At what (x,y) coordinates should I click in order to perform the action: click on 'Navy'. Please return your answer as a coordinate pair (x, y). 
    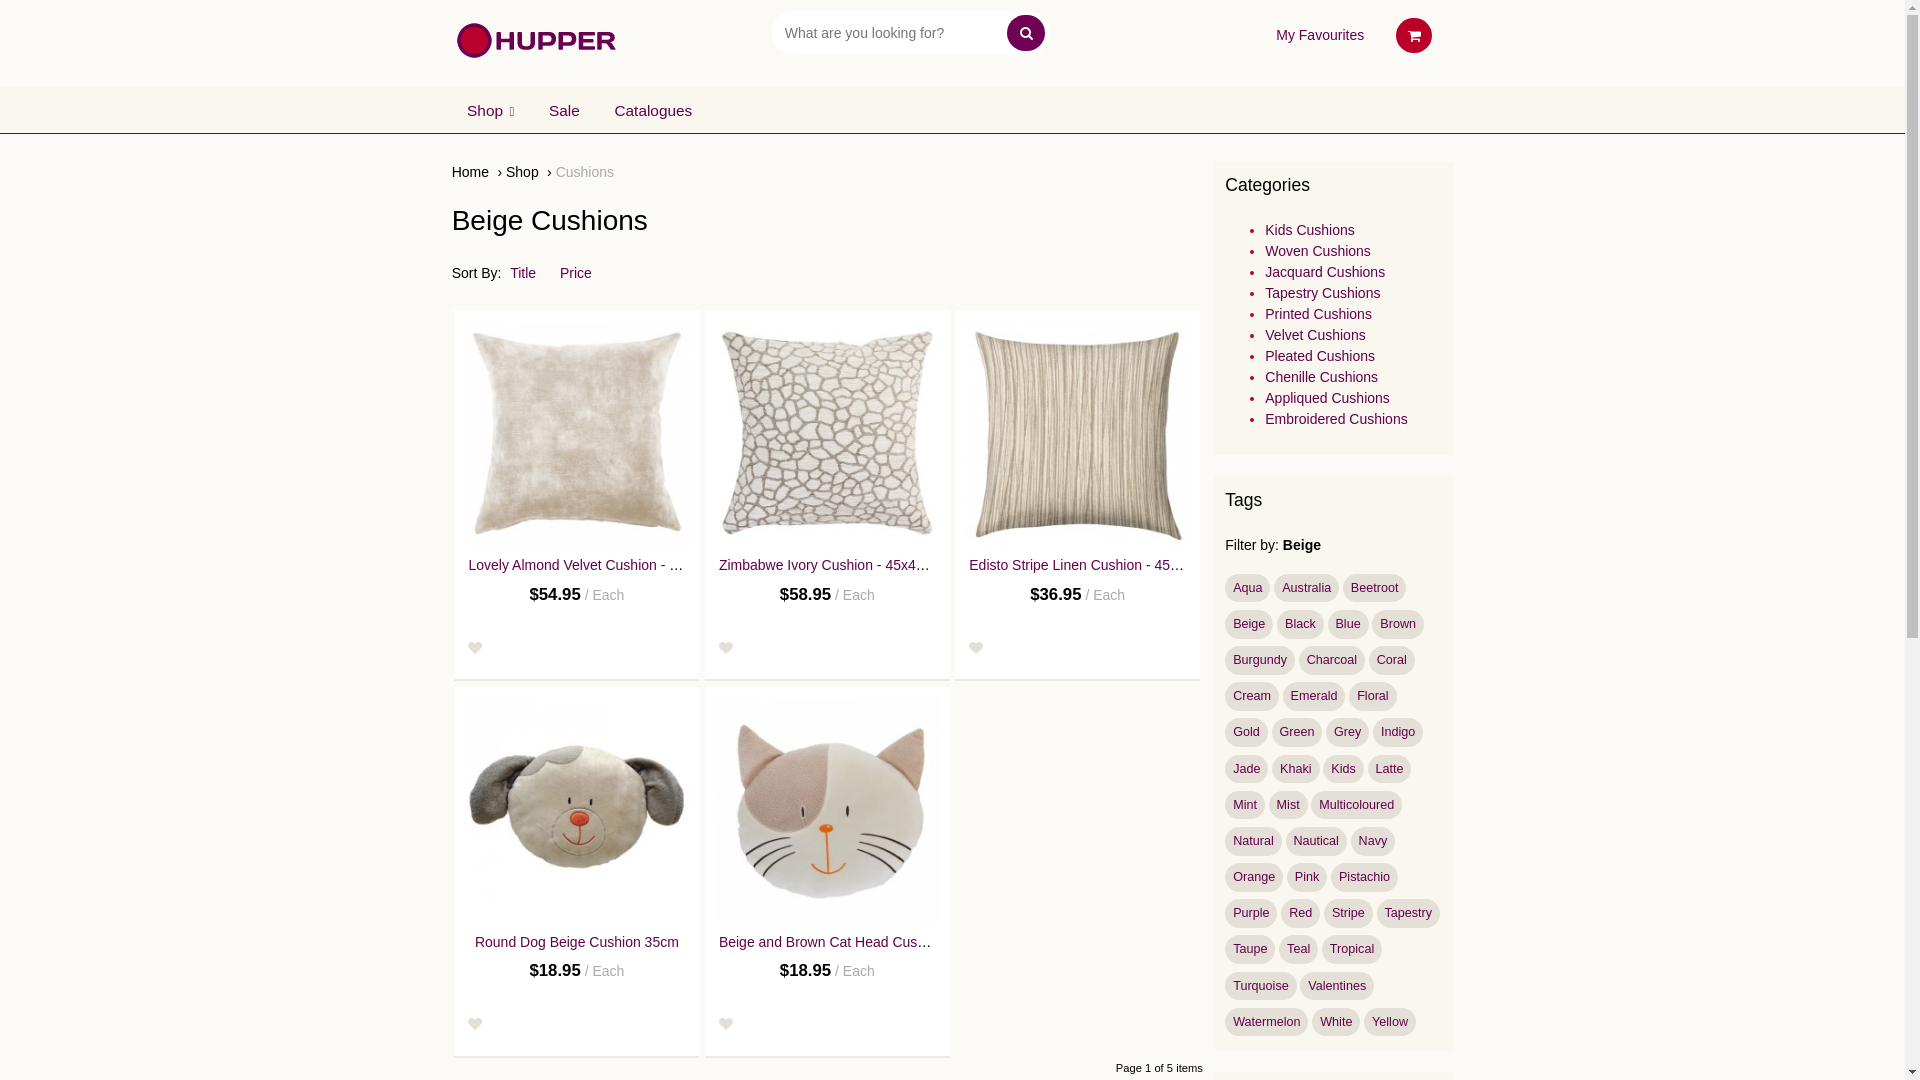
    Looking at the image, I should click on (1371, 841).